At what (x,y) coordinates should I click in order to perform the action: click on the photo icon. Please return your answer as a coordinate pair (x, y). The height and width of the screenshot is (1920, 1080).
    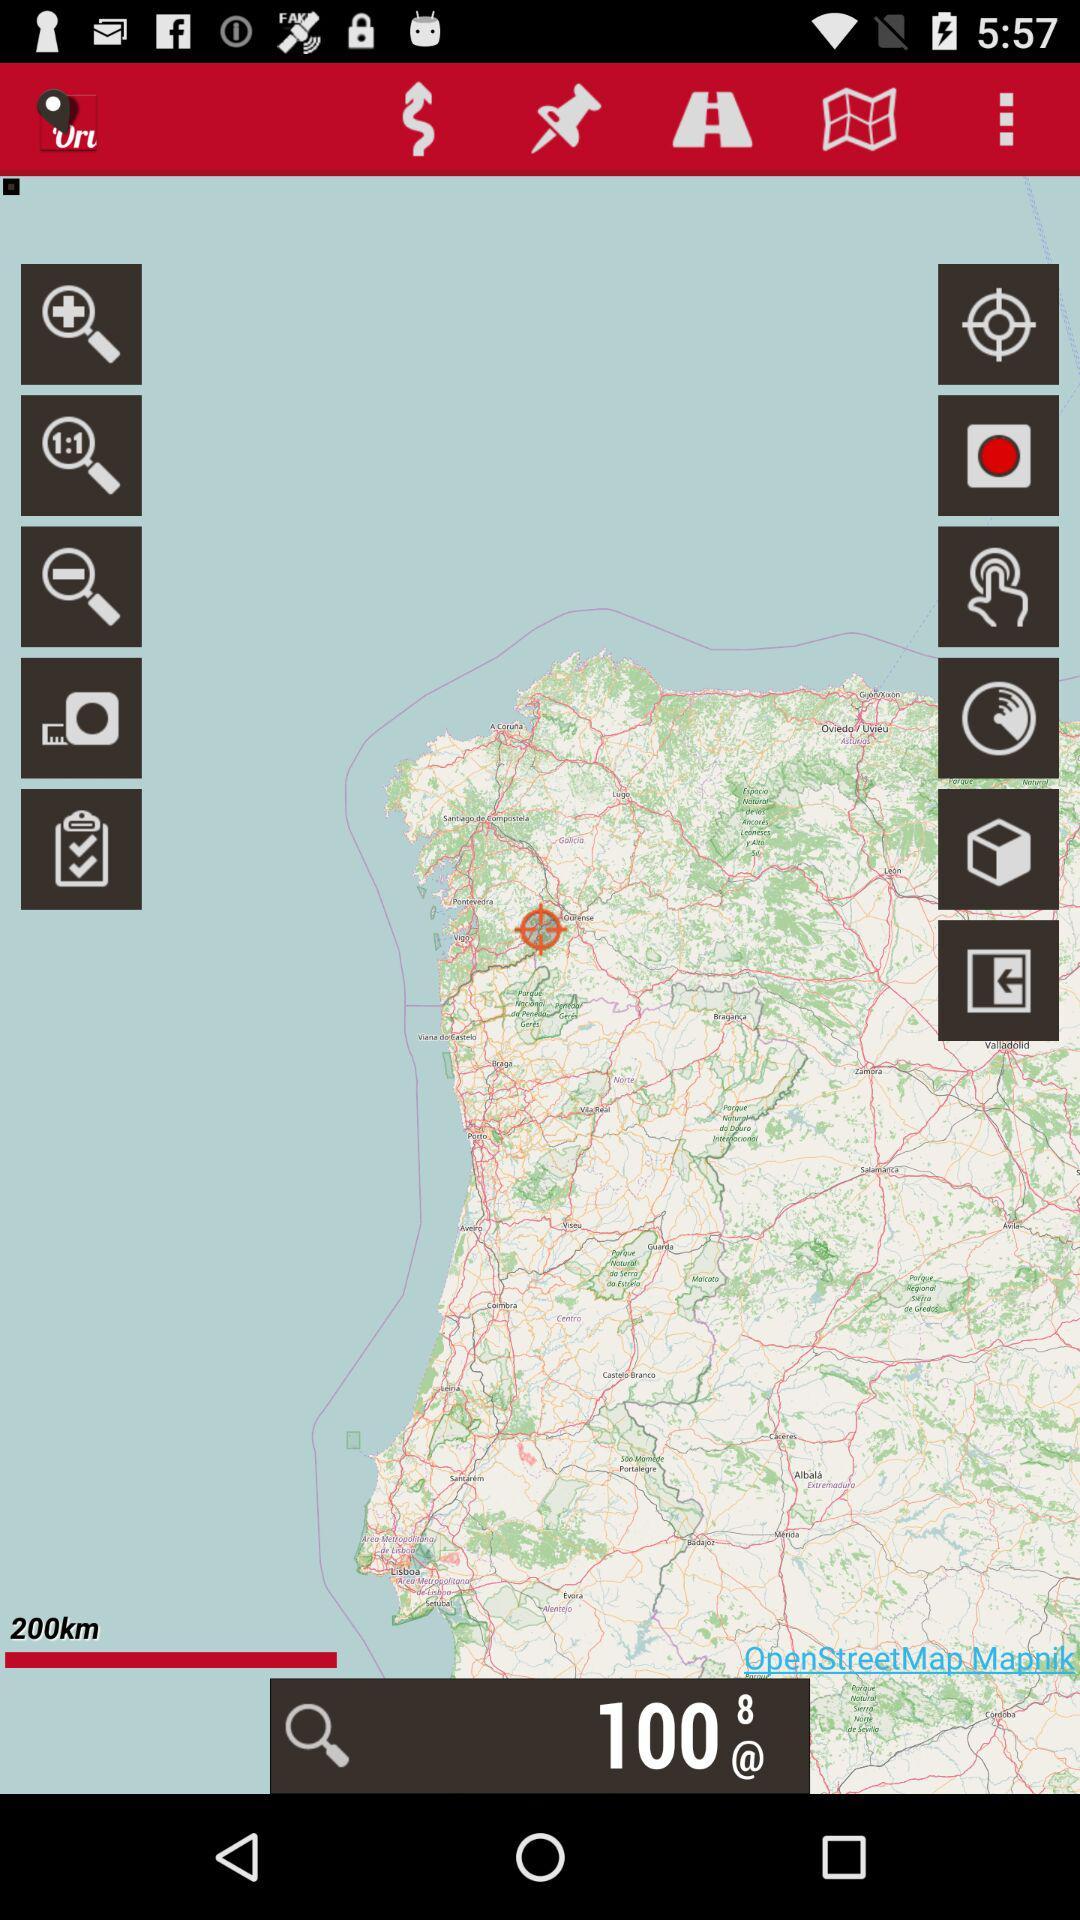
    Looking at the image, I should click on (80, 767).